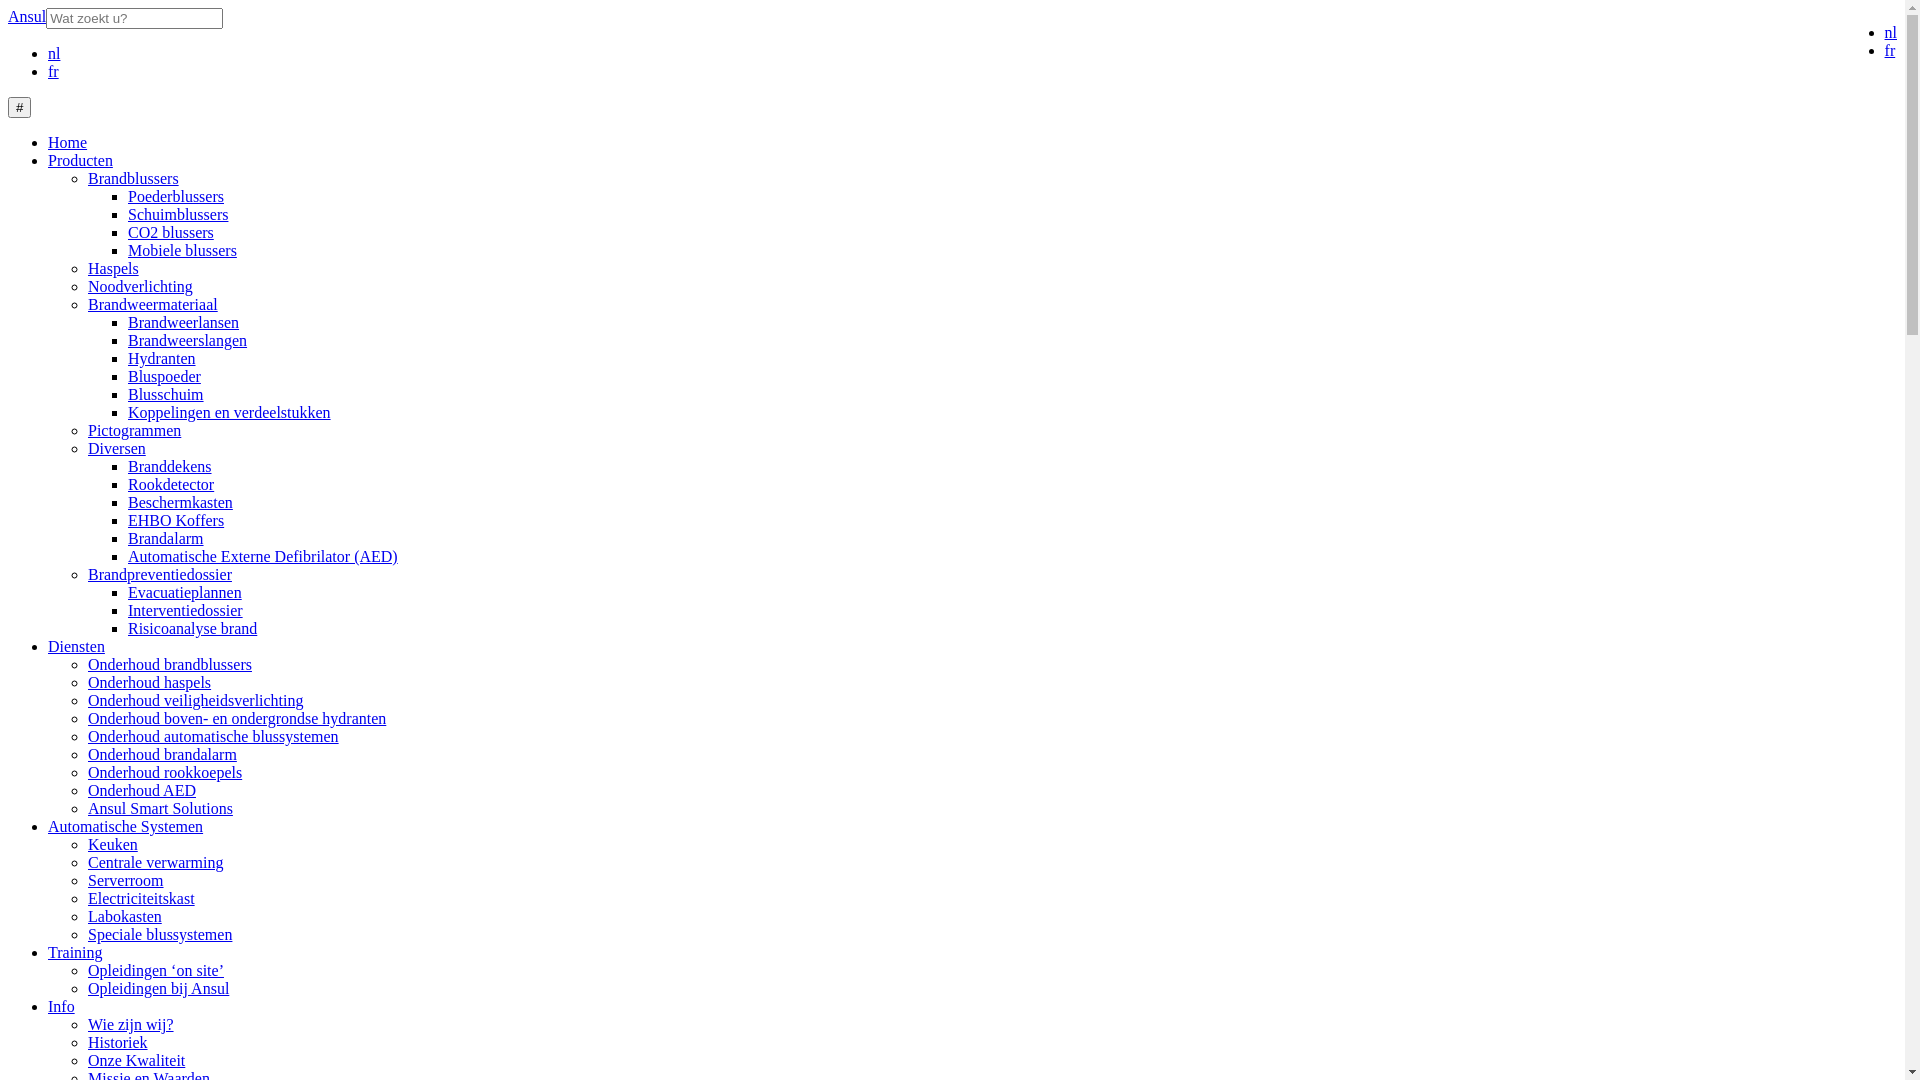 This screenshot has height=1080, width=1920. What do you see at coordinates (8, 107) in the screenshot?
I see `'#'` at bounding box center [8, 107].